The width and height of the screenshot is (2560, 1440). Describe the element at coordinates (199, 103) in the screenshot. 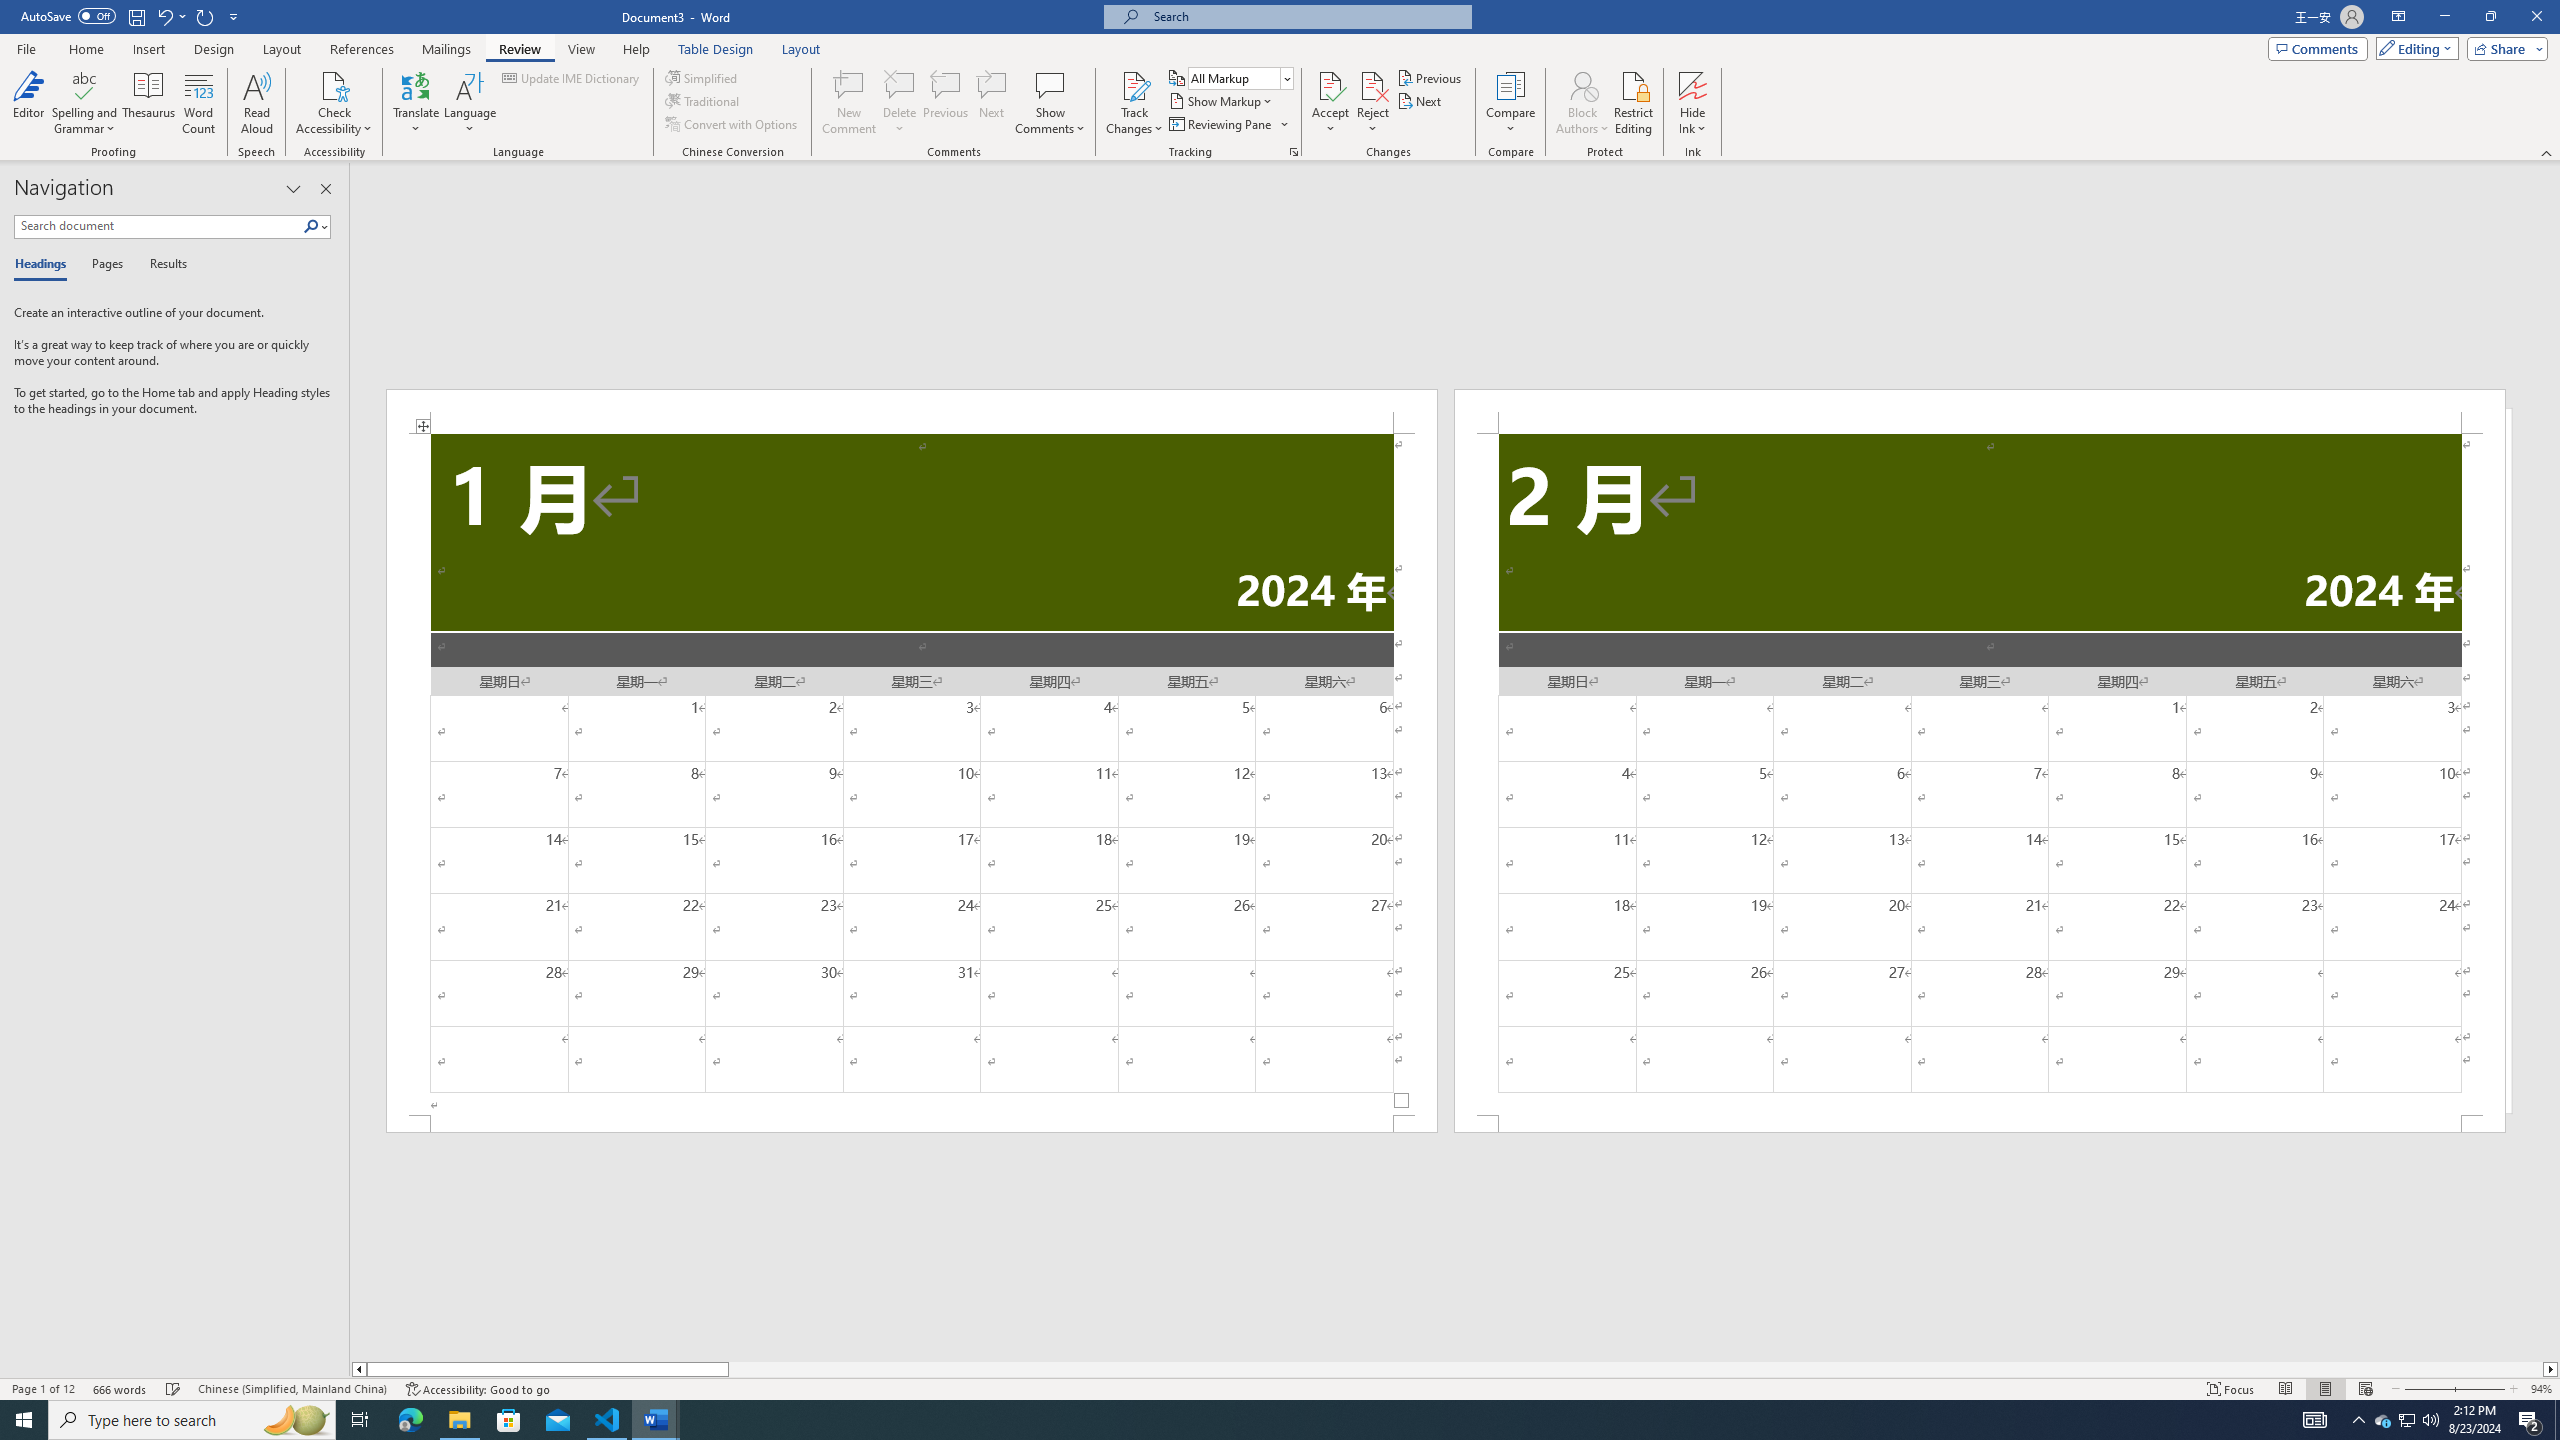

I see `'Word Count'` at that location.